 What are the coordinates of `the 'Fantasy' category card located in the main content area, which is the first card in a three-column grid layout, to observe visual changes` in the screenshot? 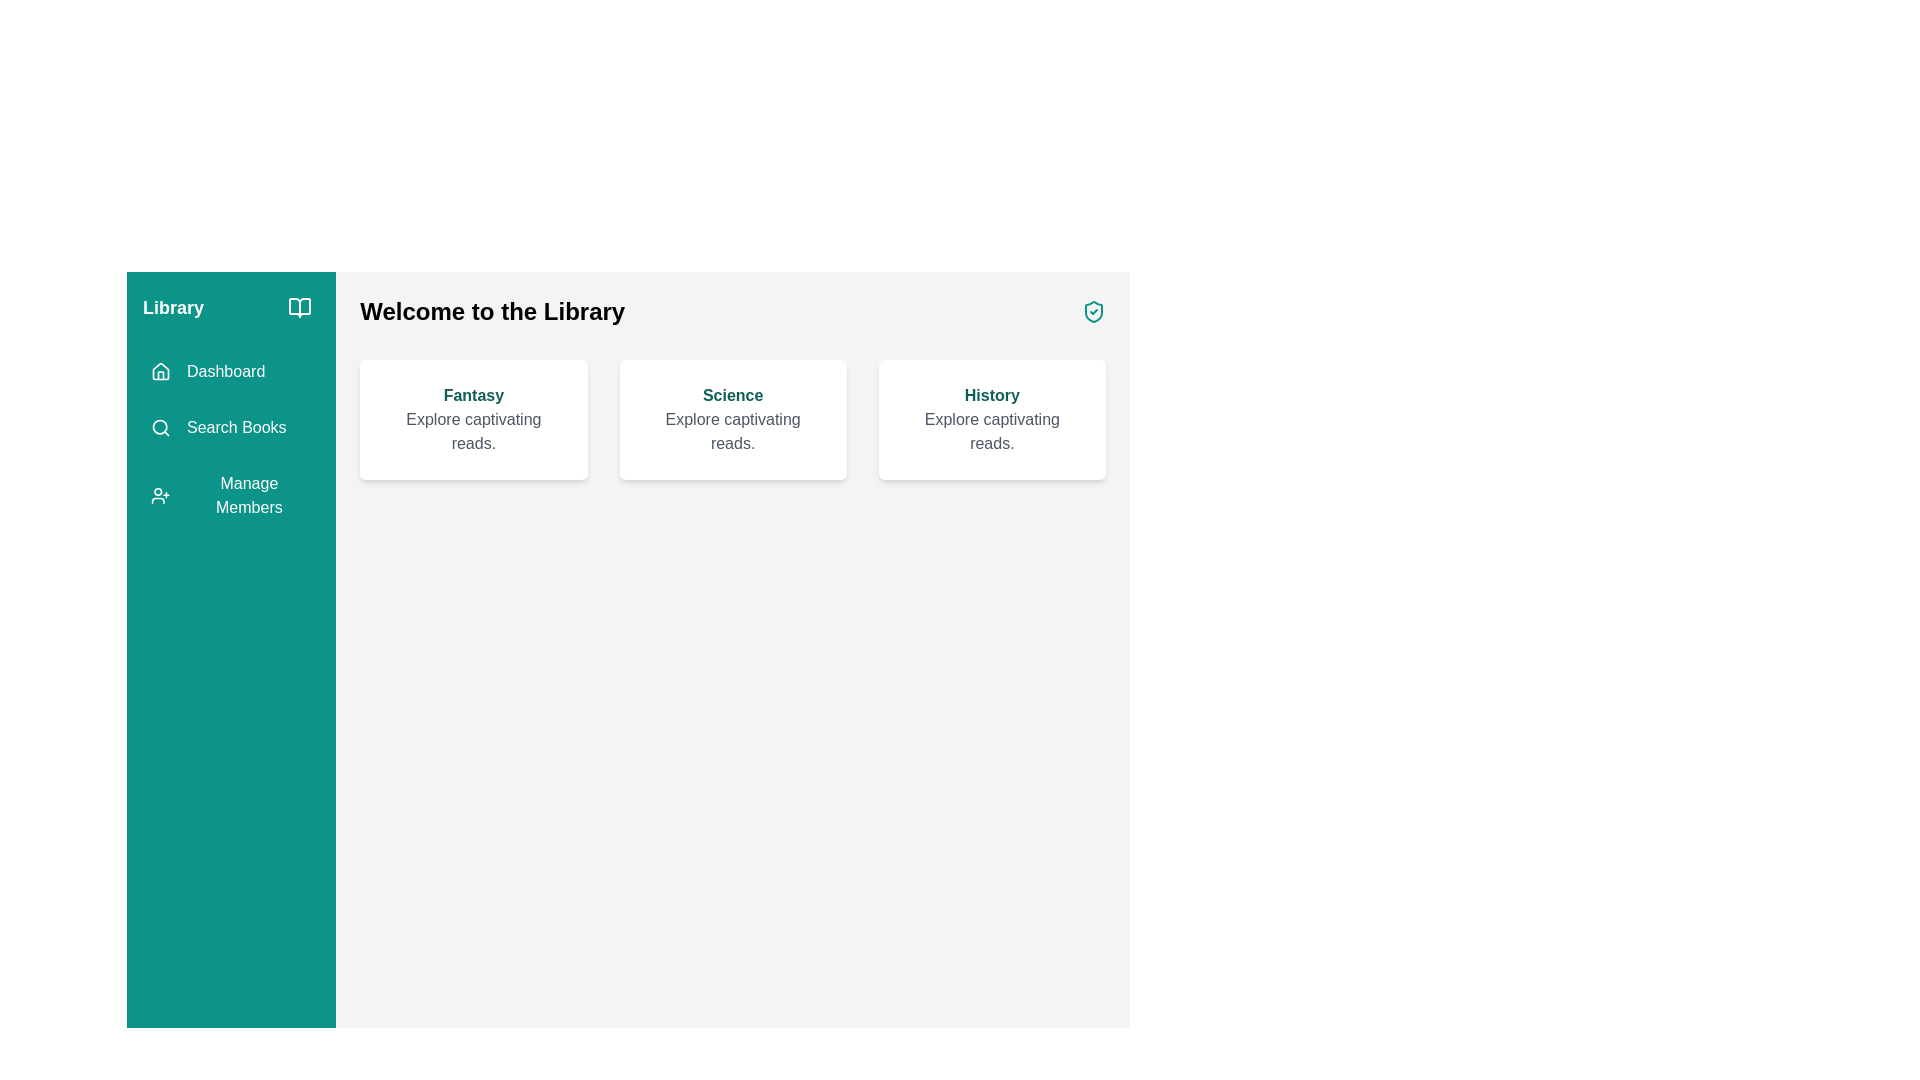 It's located at (472, 419).